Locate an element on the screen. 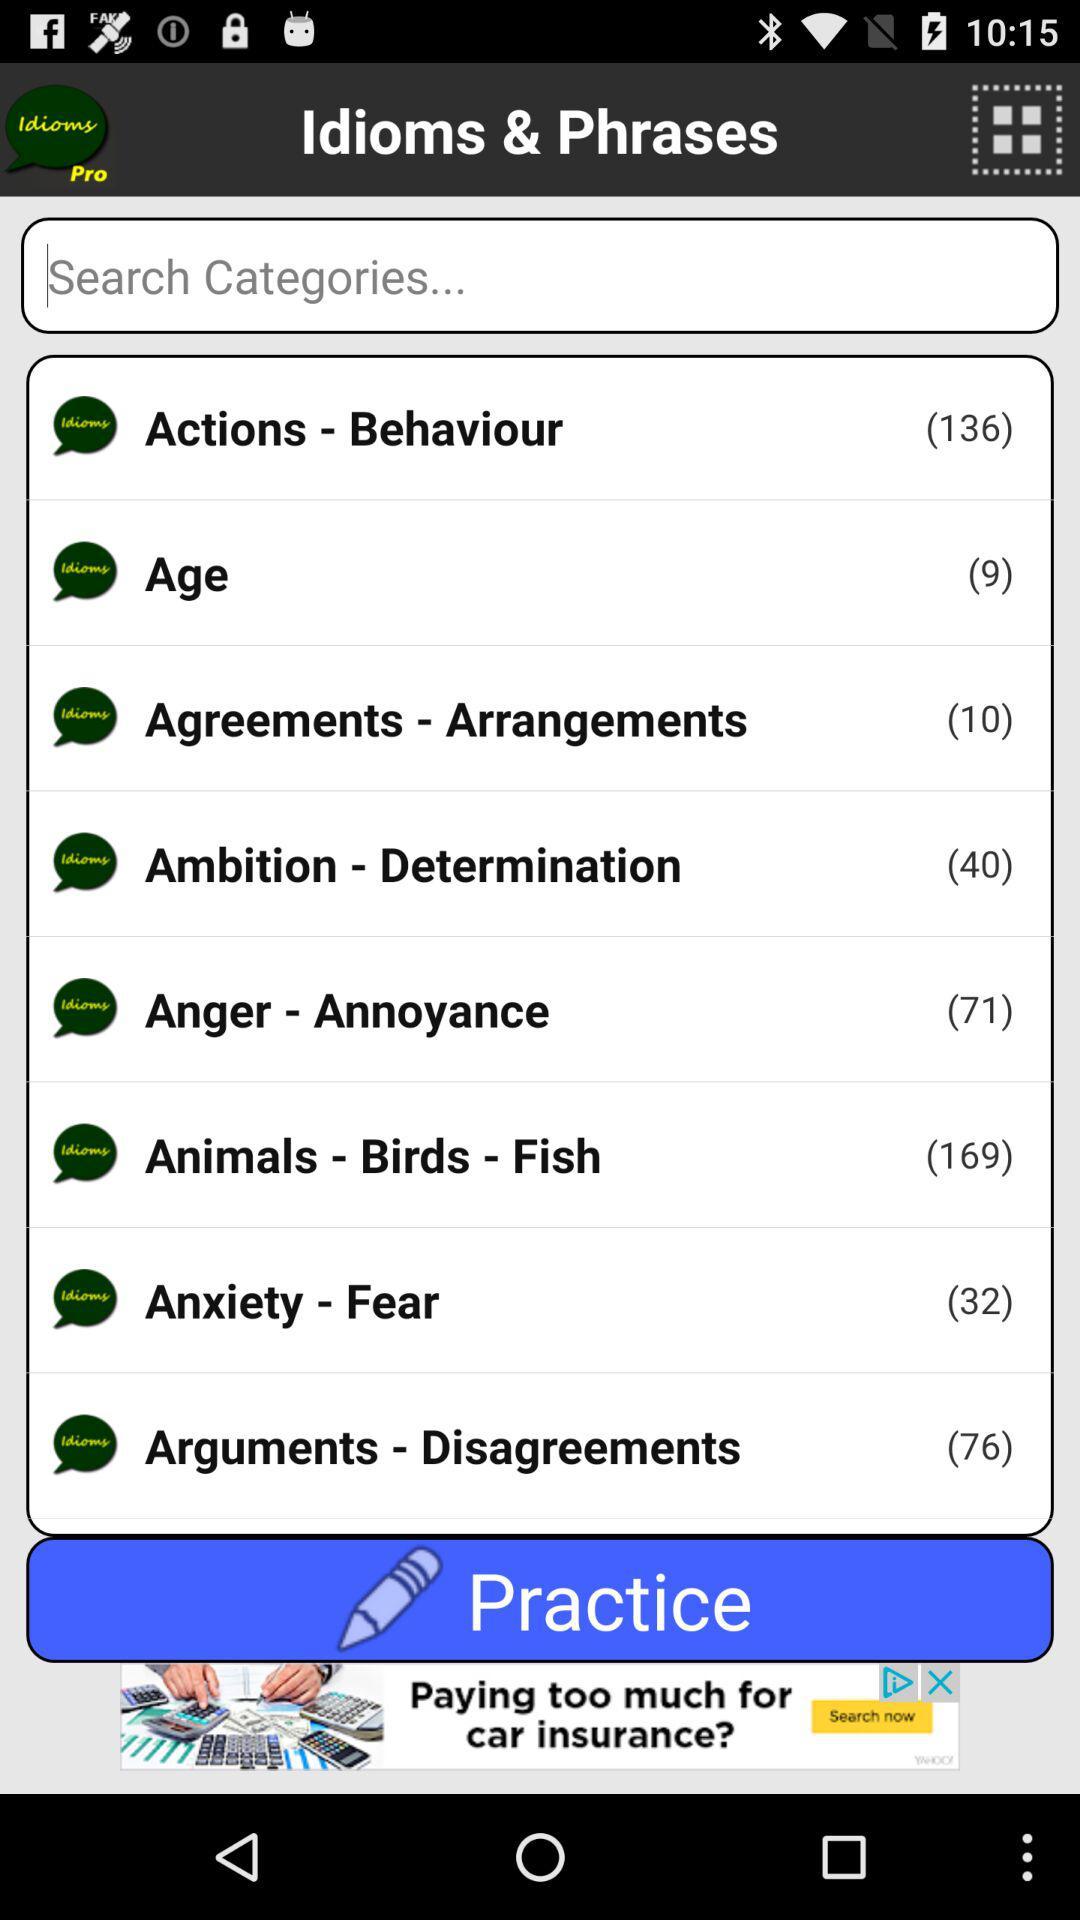 The height and width of the screenshot is (1920, 1080). idioms icon is located at coordinates (56, 128).